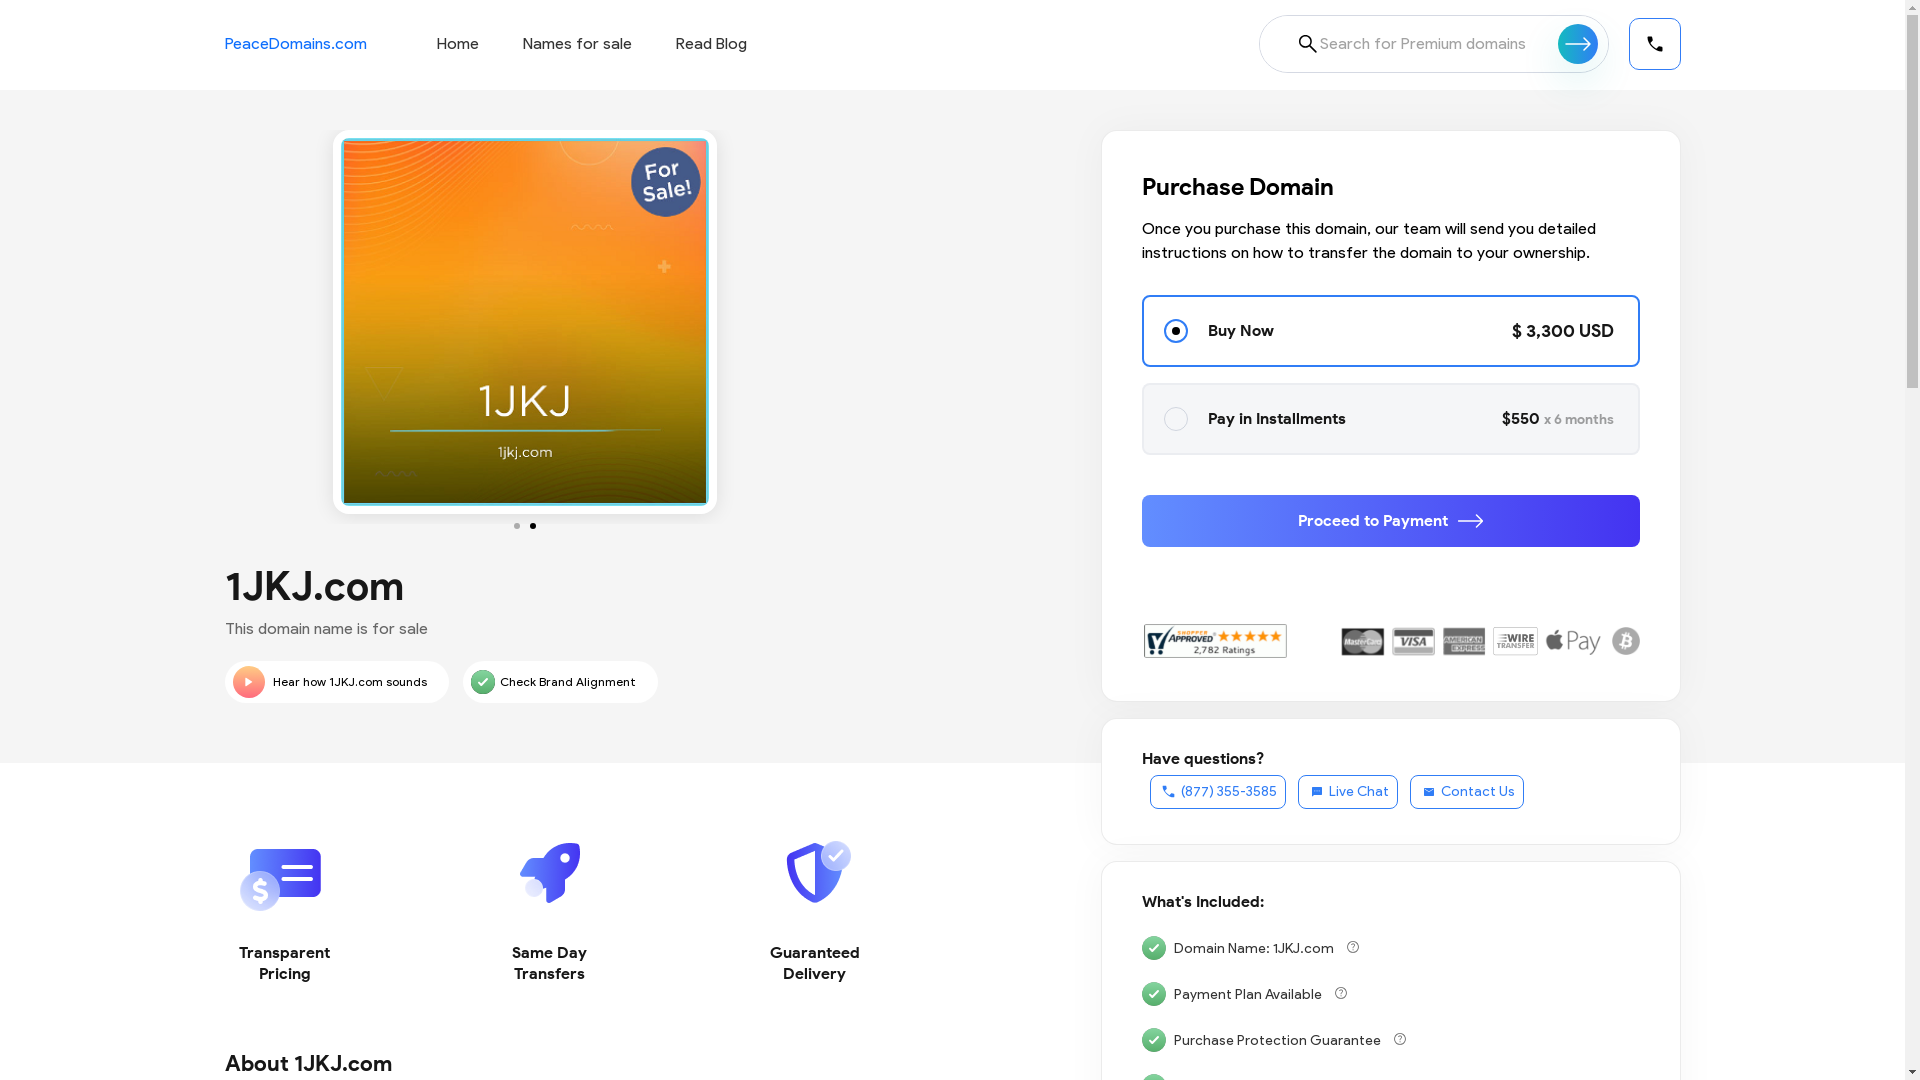  I want to click on '(877) 355-3585', so click(1150, 790).